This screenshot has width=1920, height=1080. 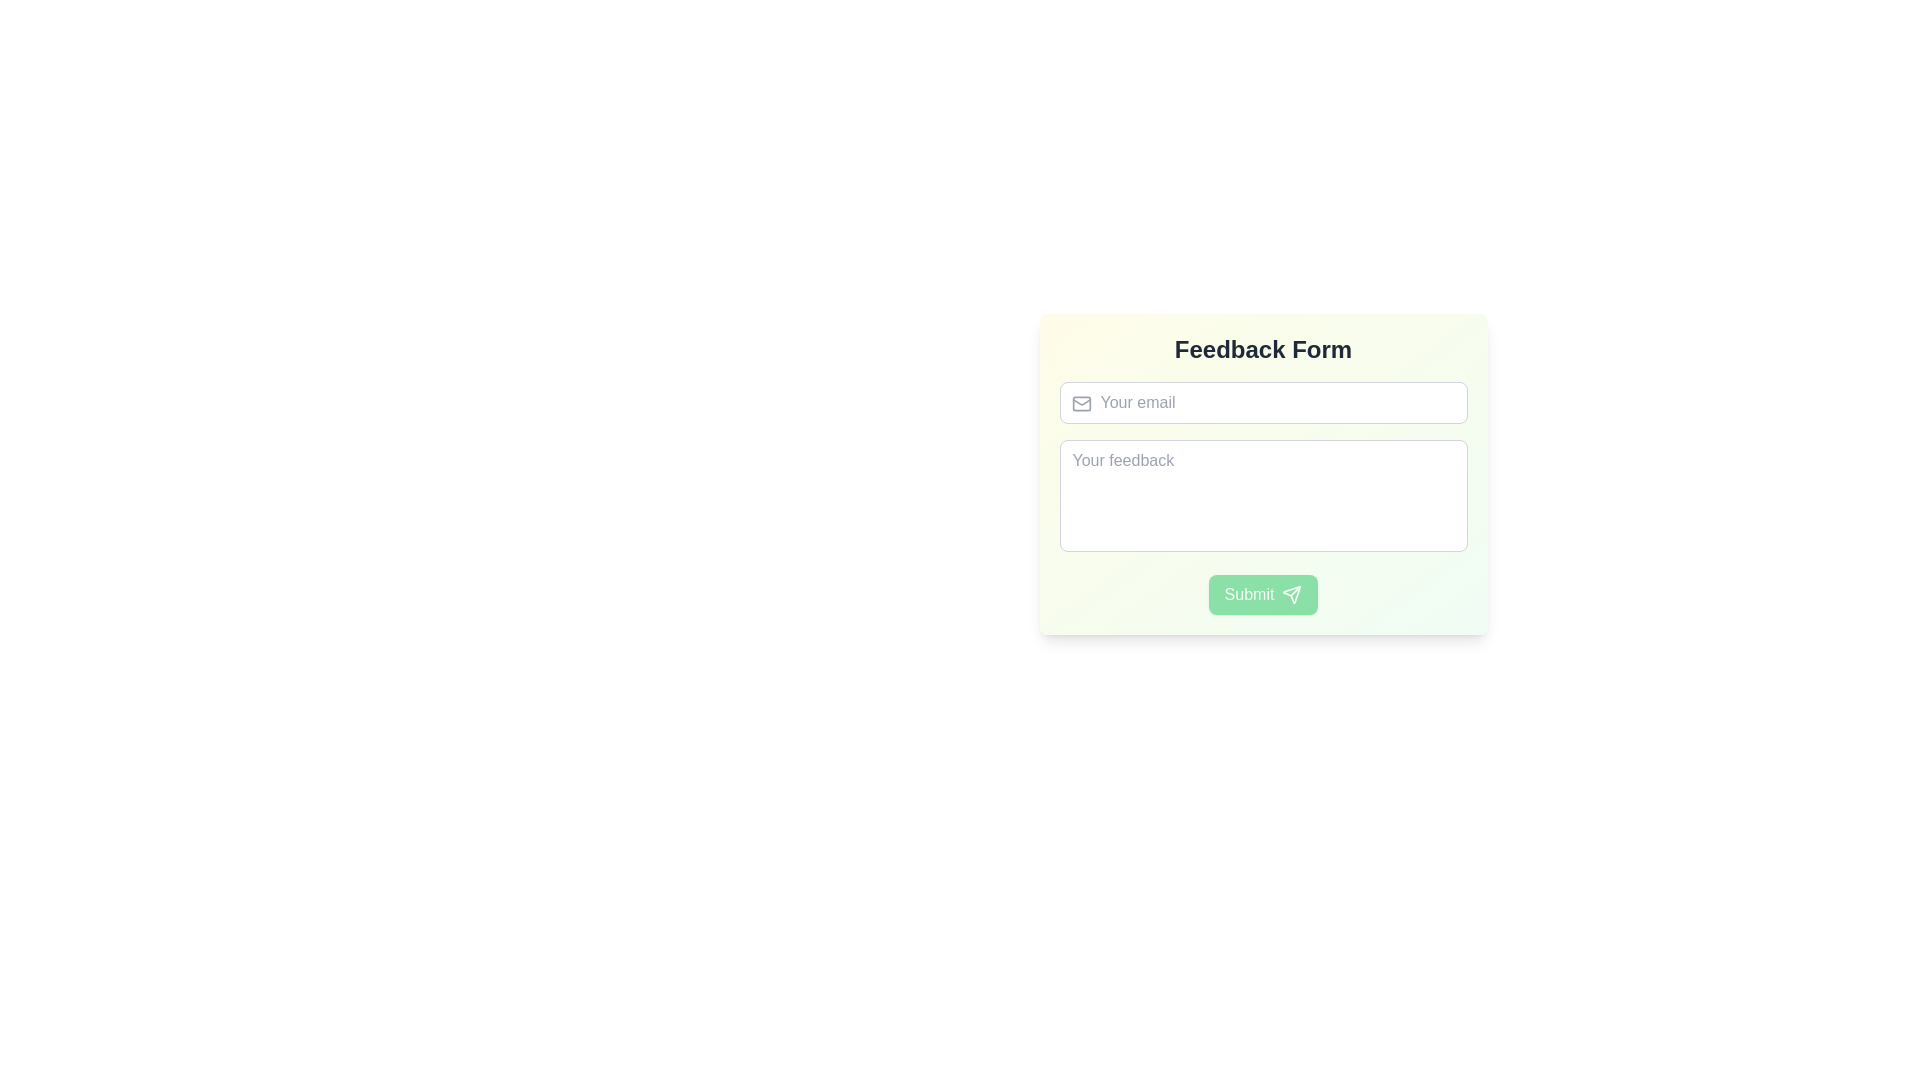 What do you see at coordinates (1292, 593) in the screenshot?
I see `the 'Submit' button which contains the arrow SVG icon positioned to the right of the button's text` at bounding box center [1292, 593].